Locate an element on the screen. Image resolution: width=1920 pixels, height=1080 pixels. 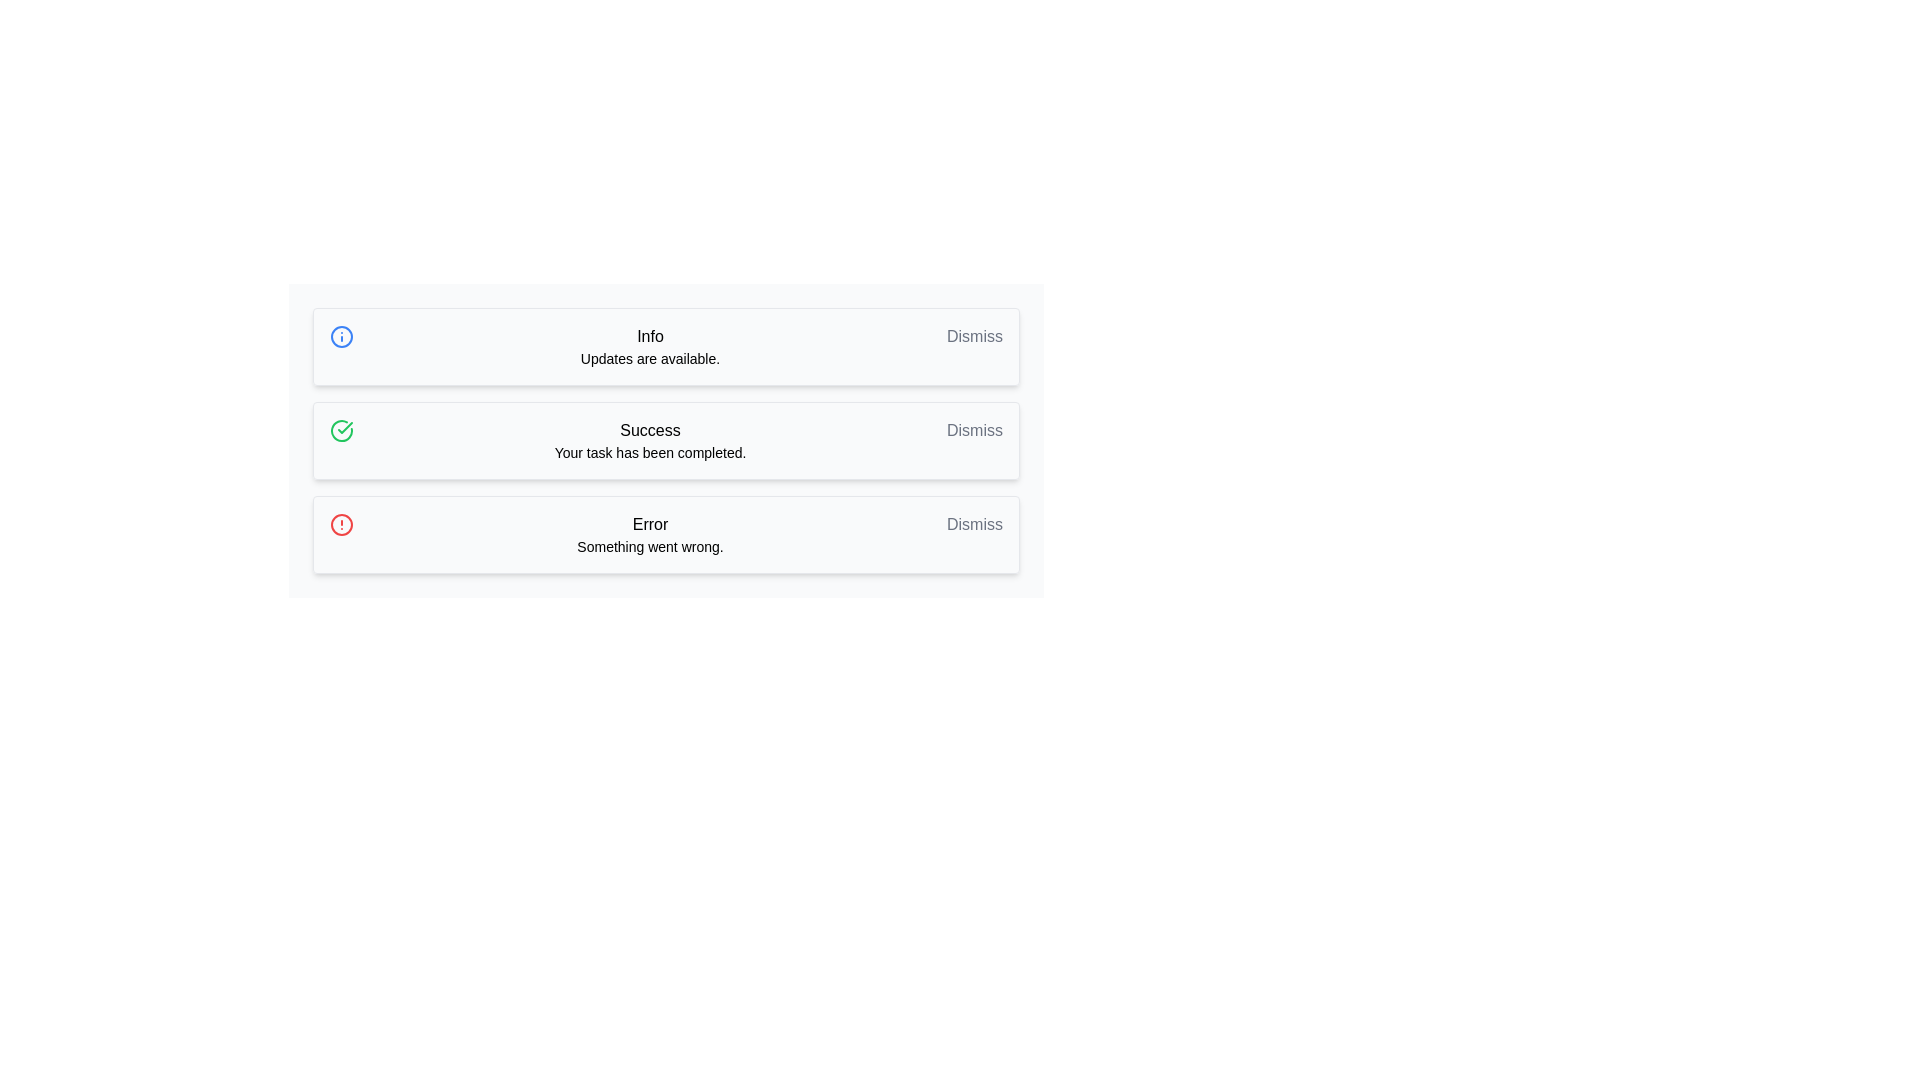
text label component displaying 'Error', which is centrally aligned and signifies an alert, located above the descriptive message 'Something went wrong.' is located at coordinates (650, 523).